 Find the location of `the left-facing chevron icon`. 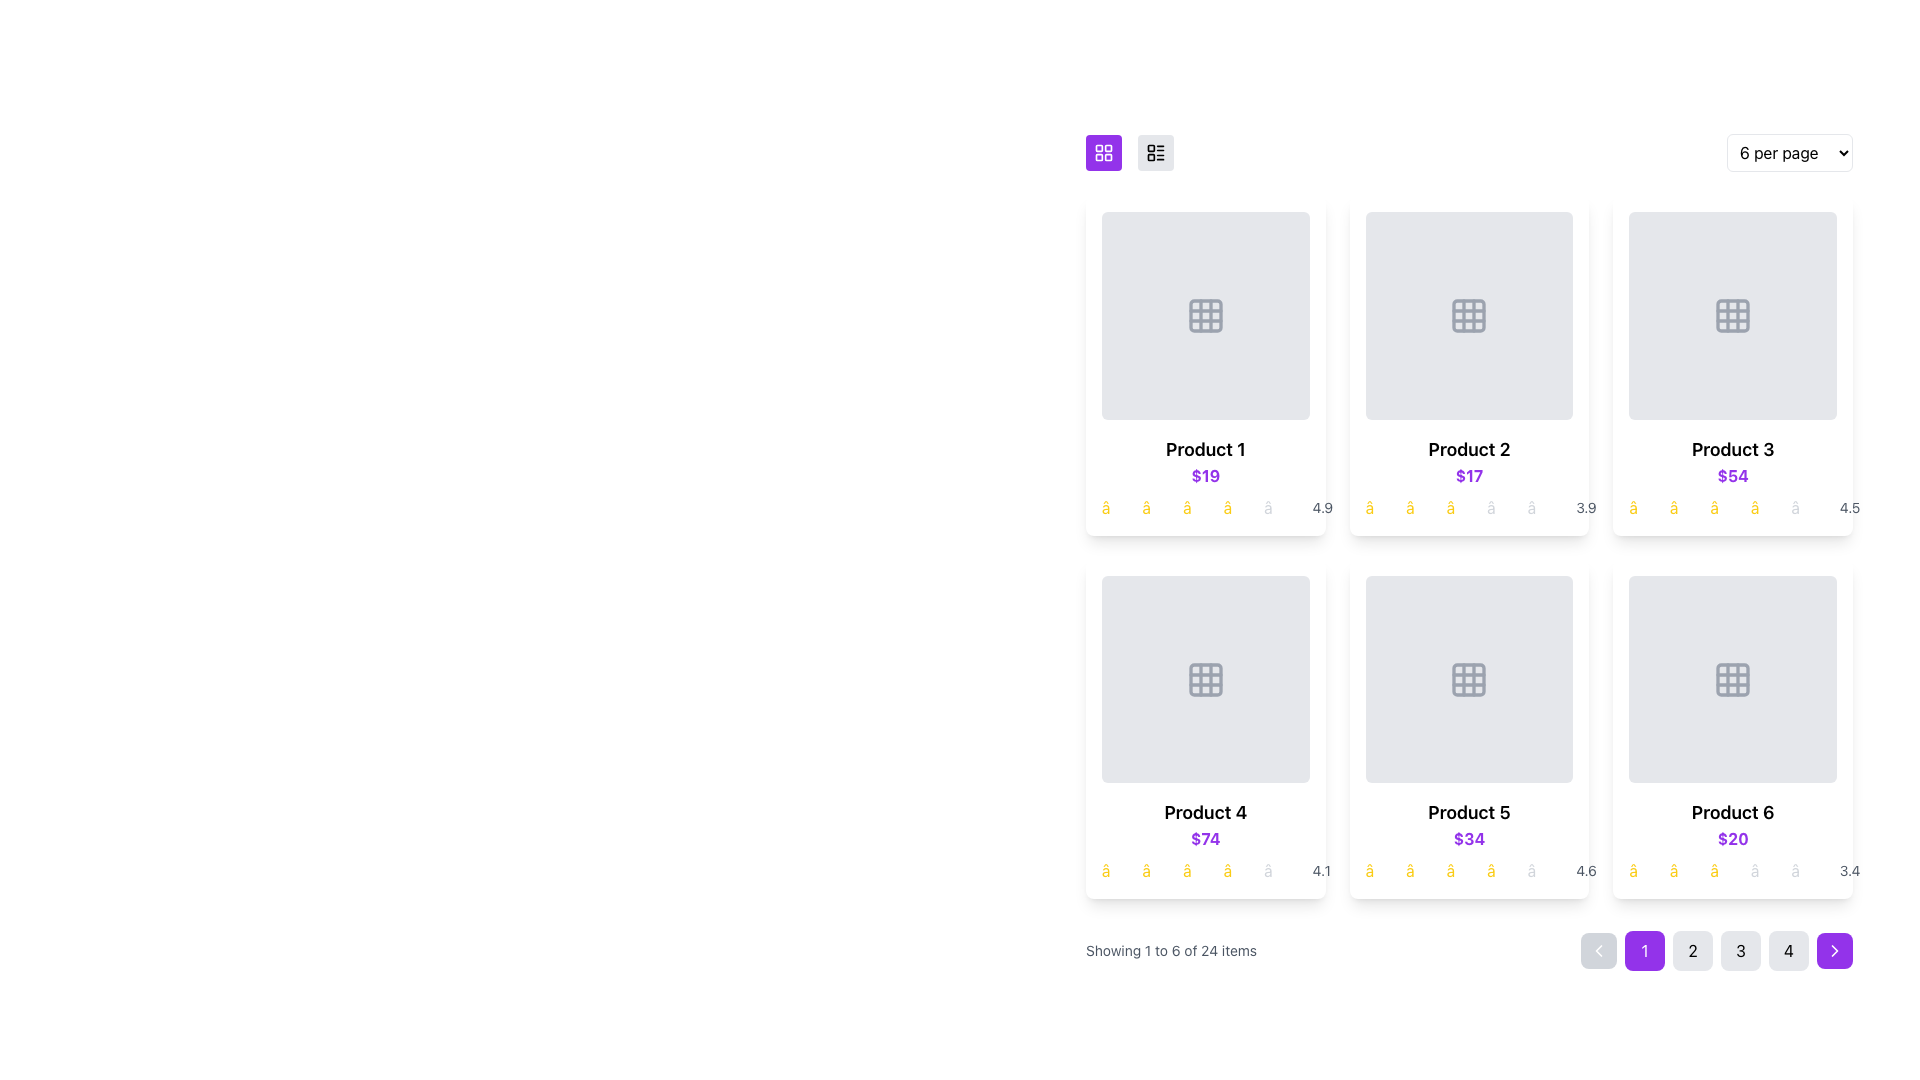

the left-facing chevron icon is located at coordinates (1597, 950).